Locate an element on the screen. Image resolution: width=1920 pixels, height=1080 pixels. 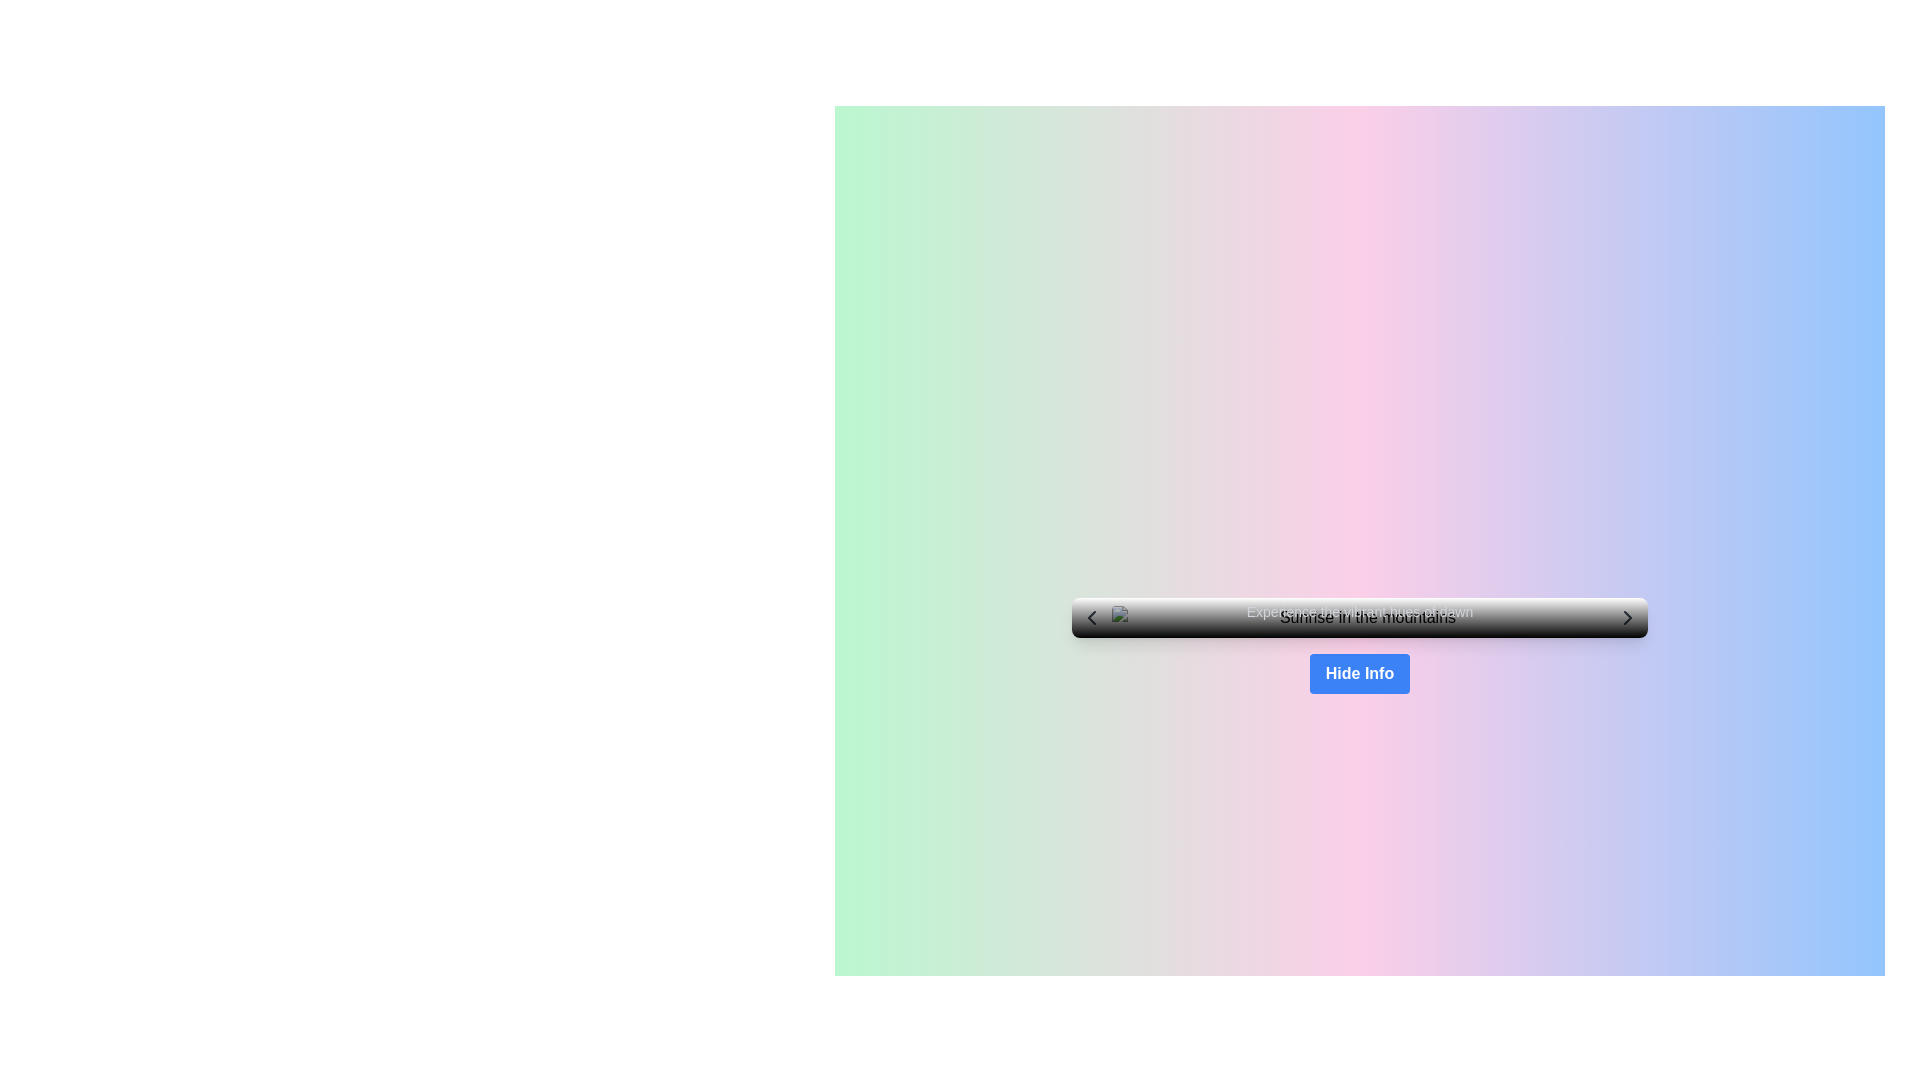
the chevron arrow icon located in the leftmost part of the horizontal toolbar is located at coordinates (1090, 616).